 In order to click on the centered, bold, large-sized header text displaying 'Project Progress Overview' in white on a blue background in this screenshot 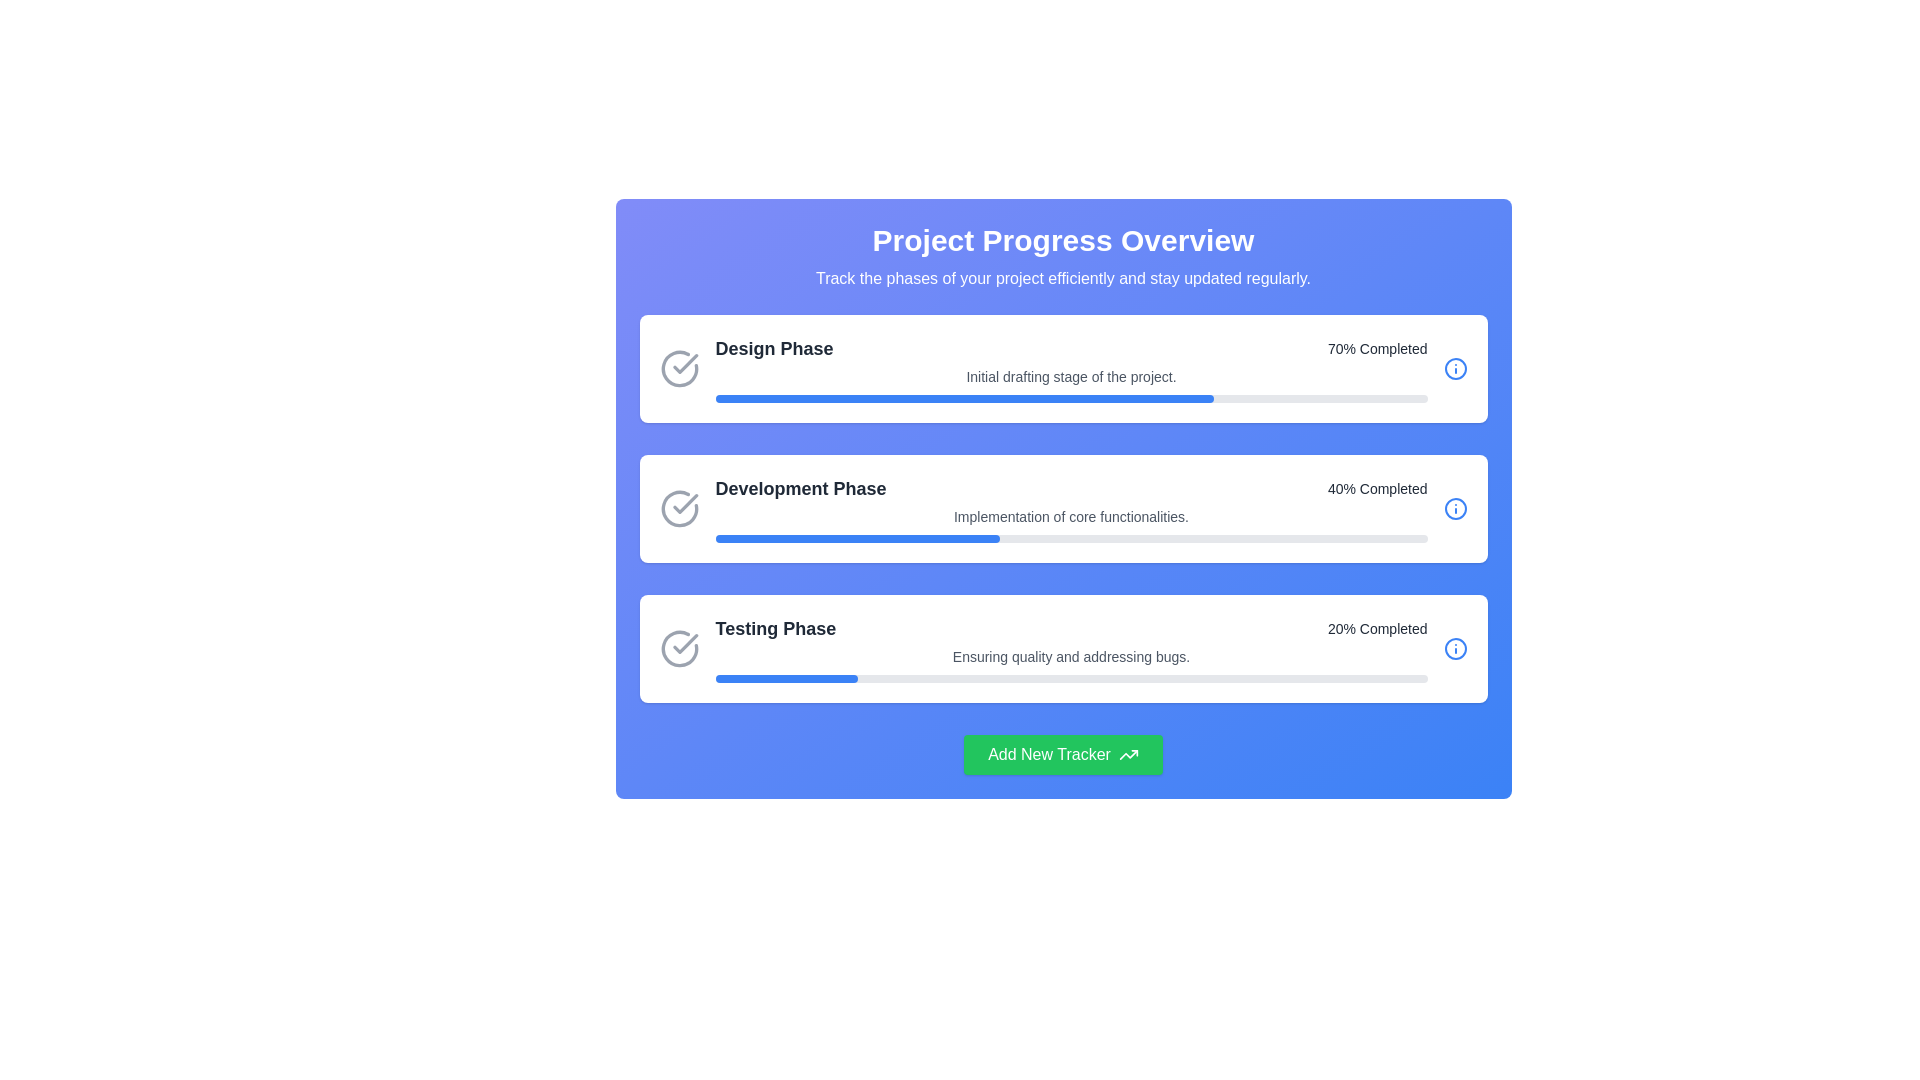, I will do `click(1062, 239)`.